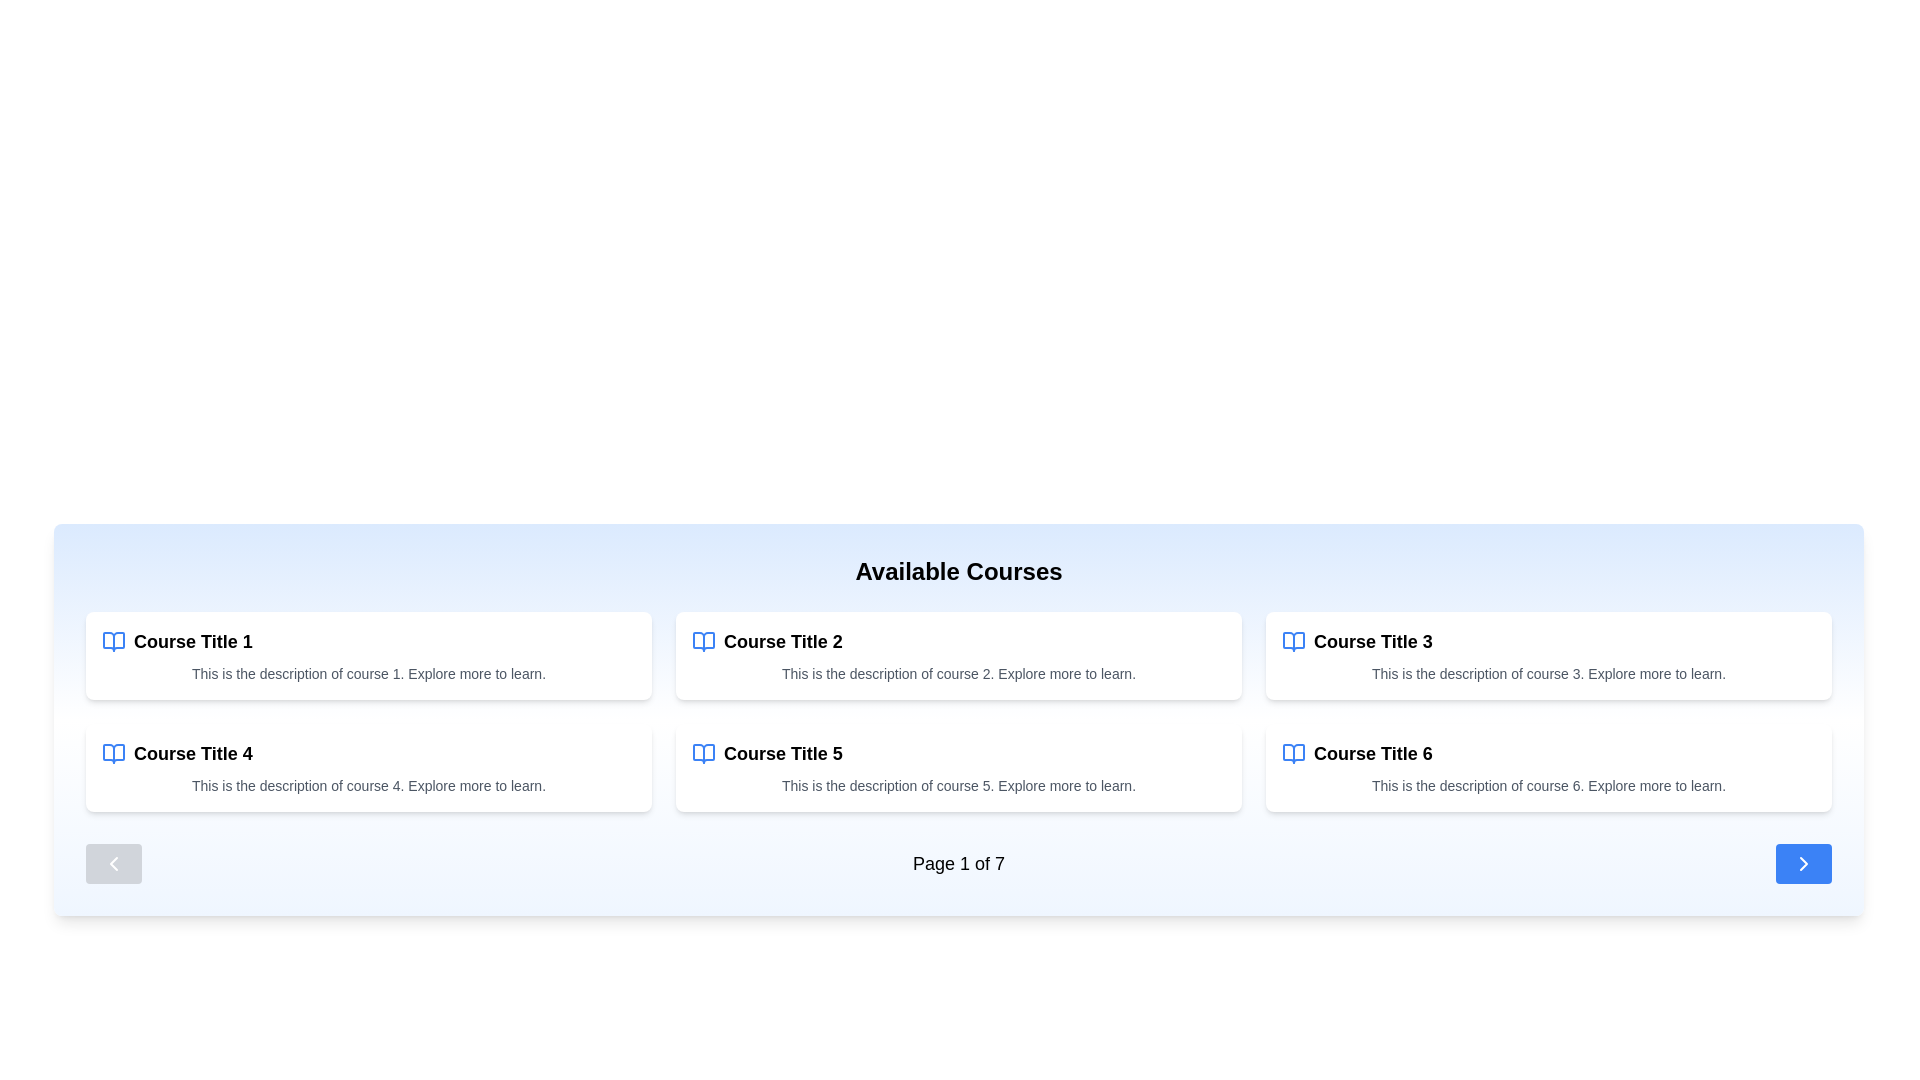  Describe the element at coordinates (958, 785) in the screenshot. I see `text content of the descriptive text label located beneath 'Course Title 5' in the second row and second column of the grid layout` at that location.